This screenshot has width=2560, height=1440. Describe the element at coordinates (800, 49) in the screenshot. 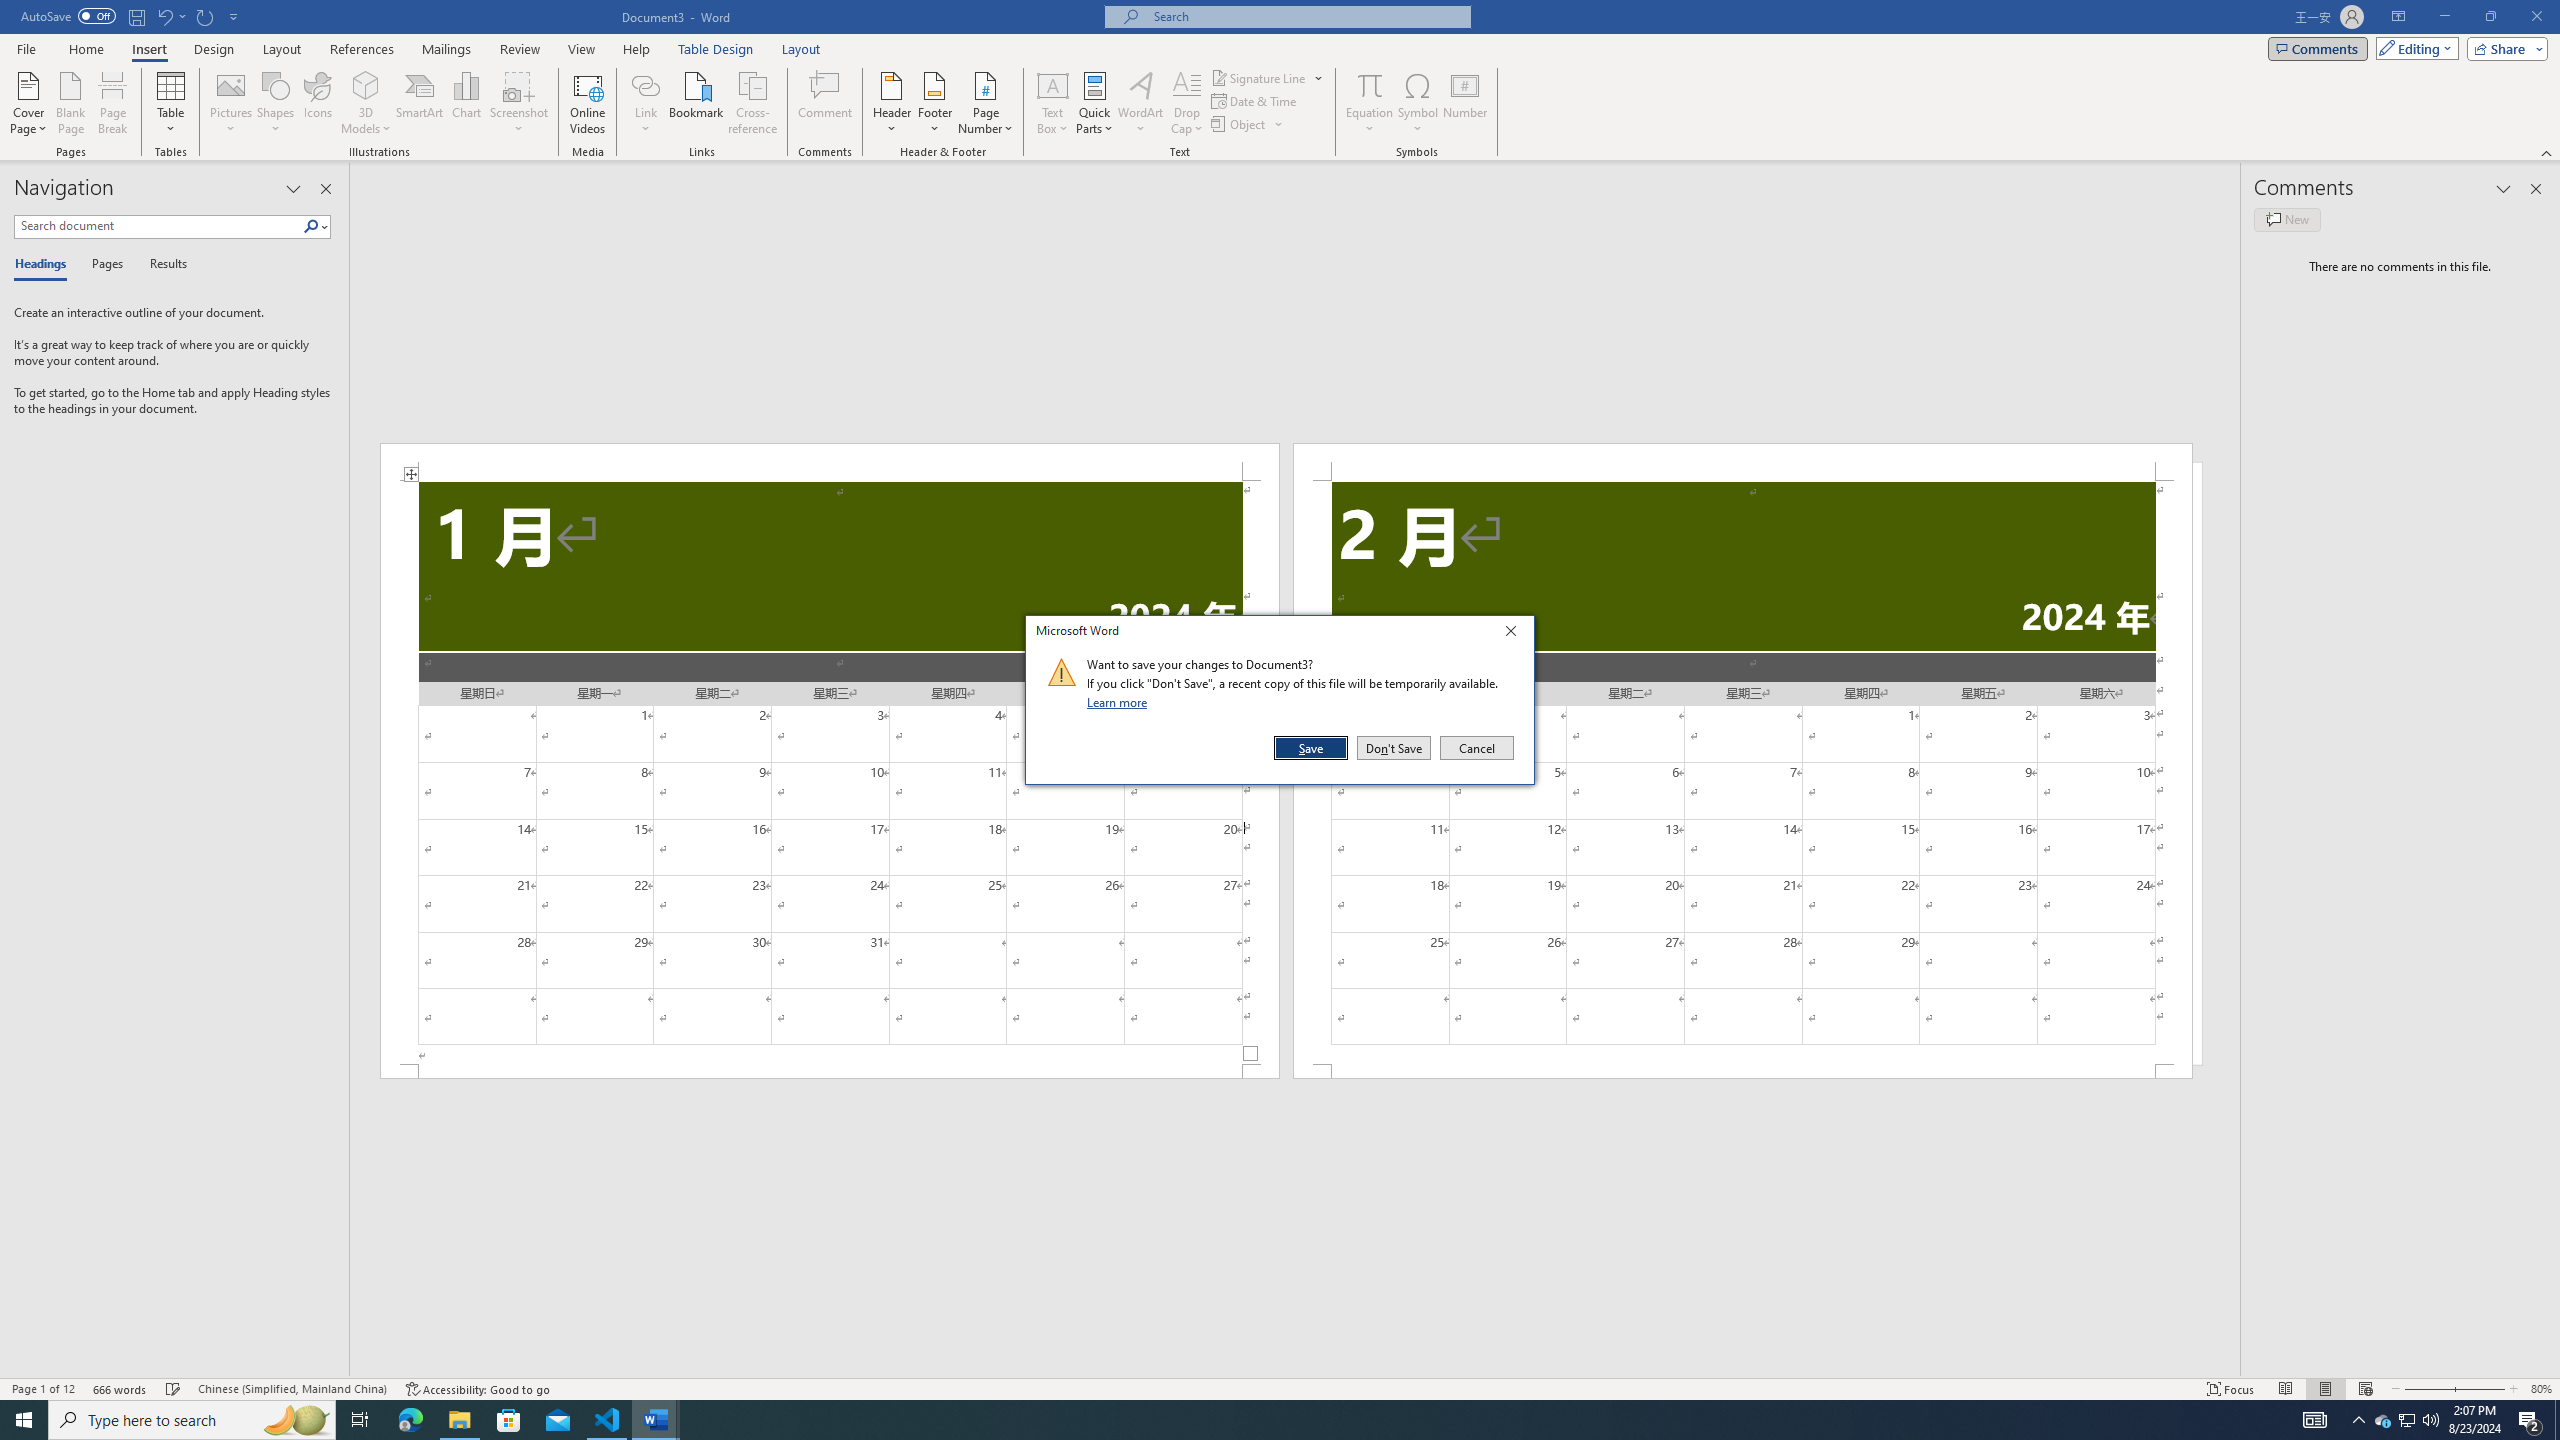

I see `'Layout'` at that location.